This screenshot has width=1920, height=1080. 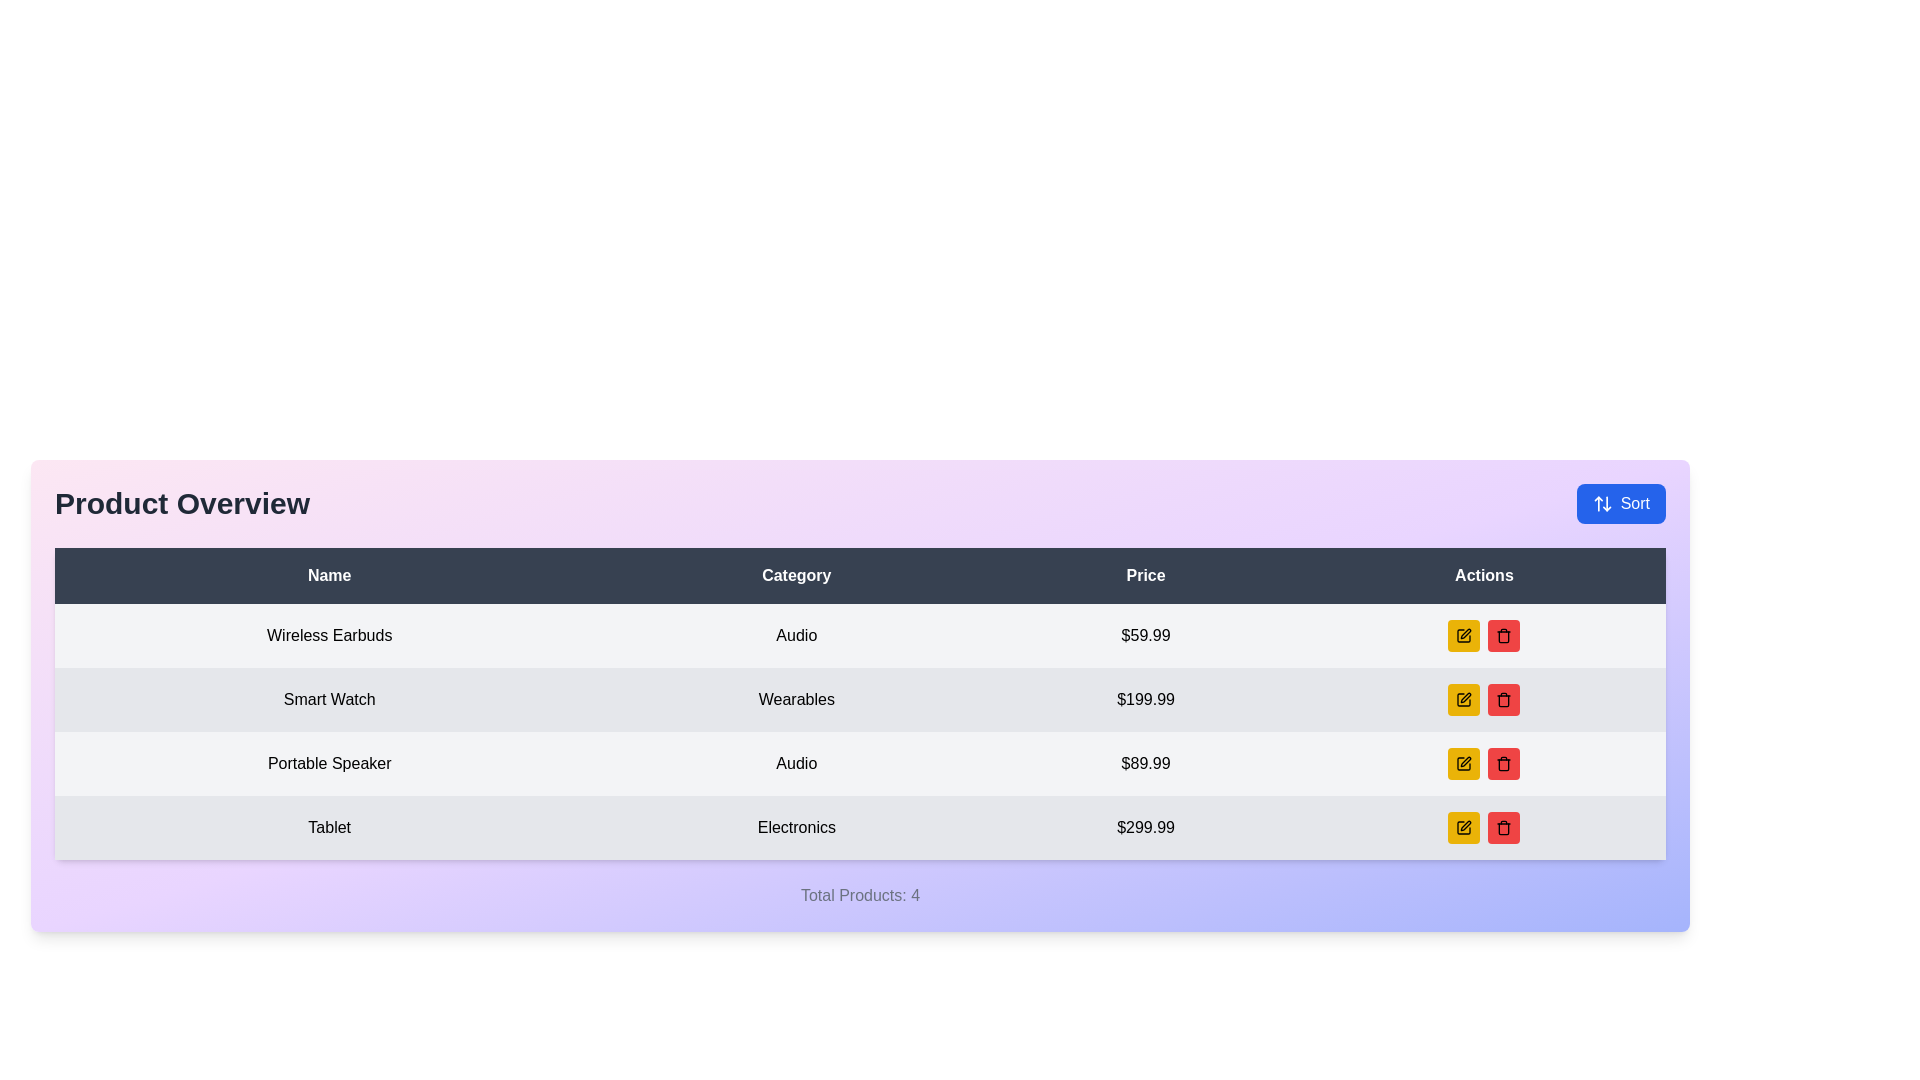 What do you see at coordinates (1466, 825) in the screenshot?
I see `the edit button icon located in the 'Actions' column of the table in the fourth row for the 'Tablet' item` at bounding box center [1466, 825].